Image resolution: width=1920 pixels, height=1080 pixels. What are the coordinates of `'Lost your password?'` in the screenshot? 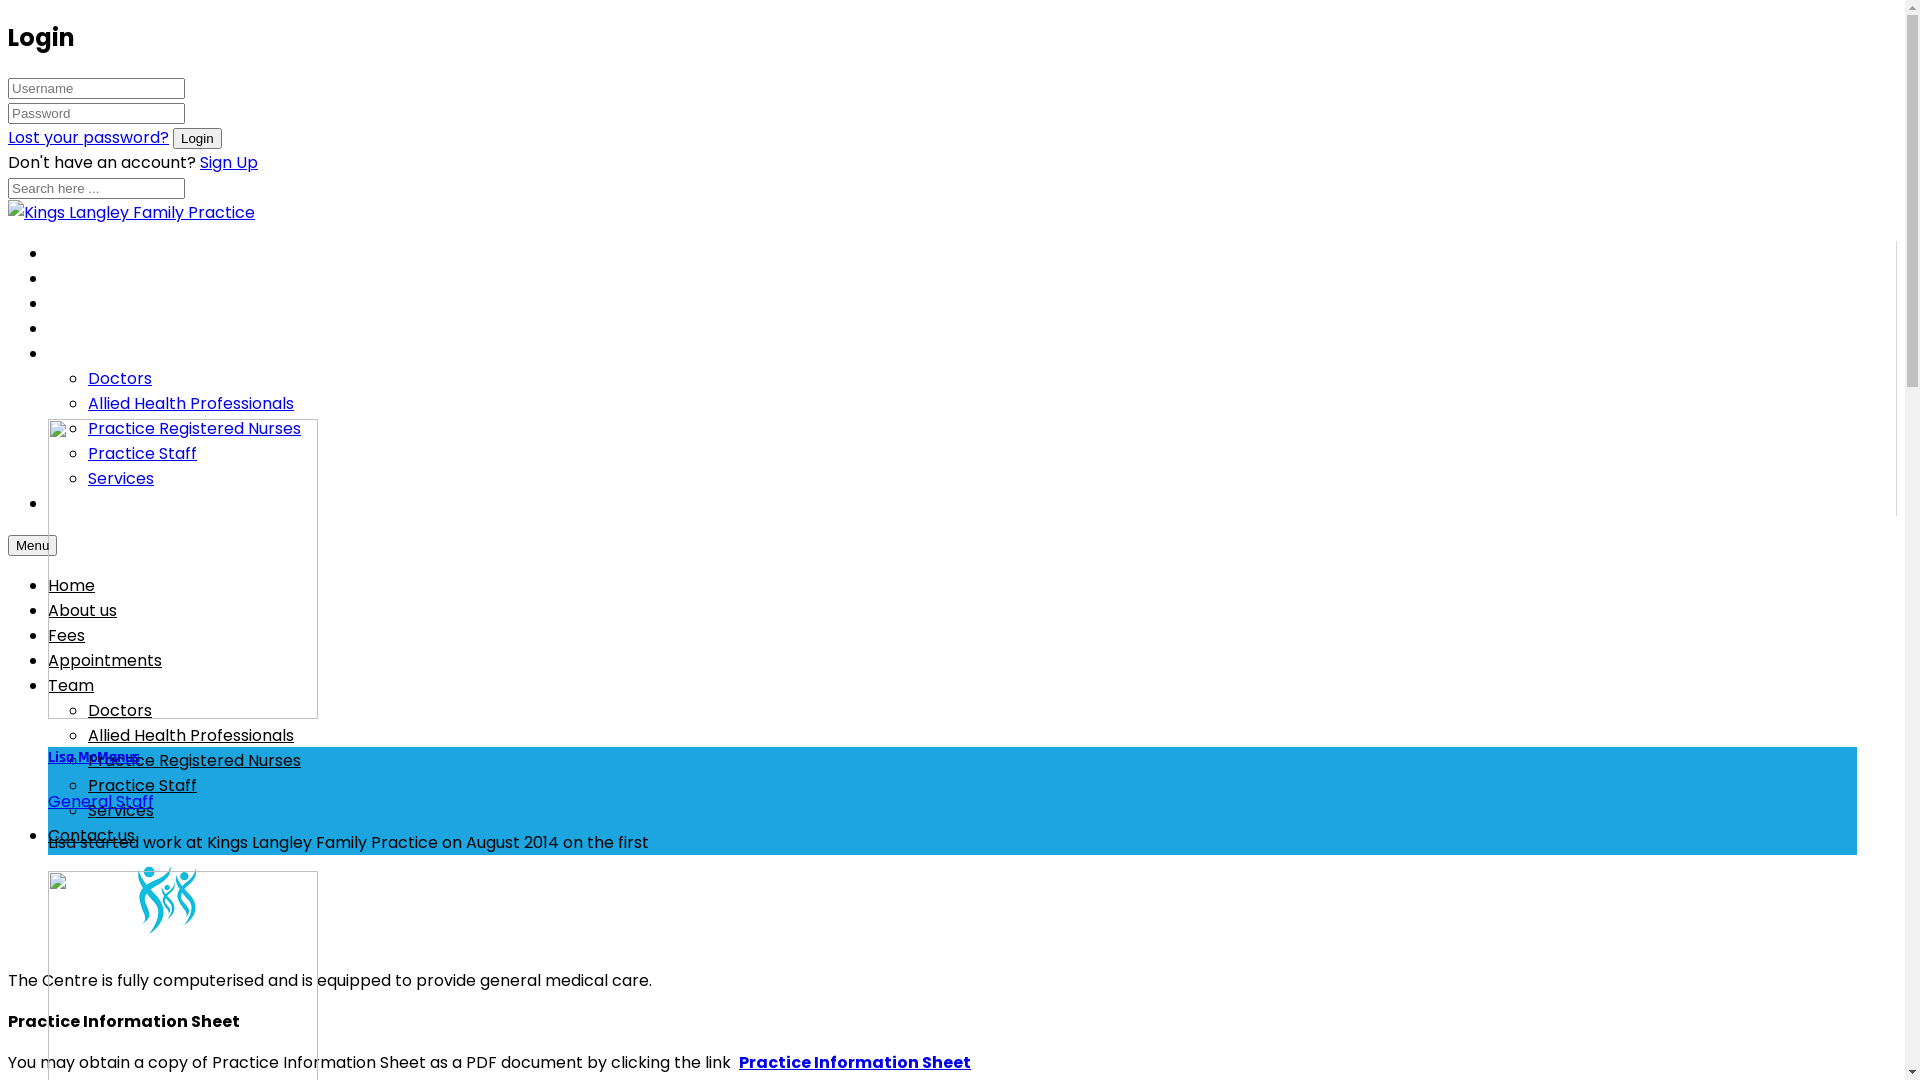 It's located at (8, 136).